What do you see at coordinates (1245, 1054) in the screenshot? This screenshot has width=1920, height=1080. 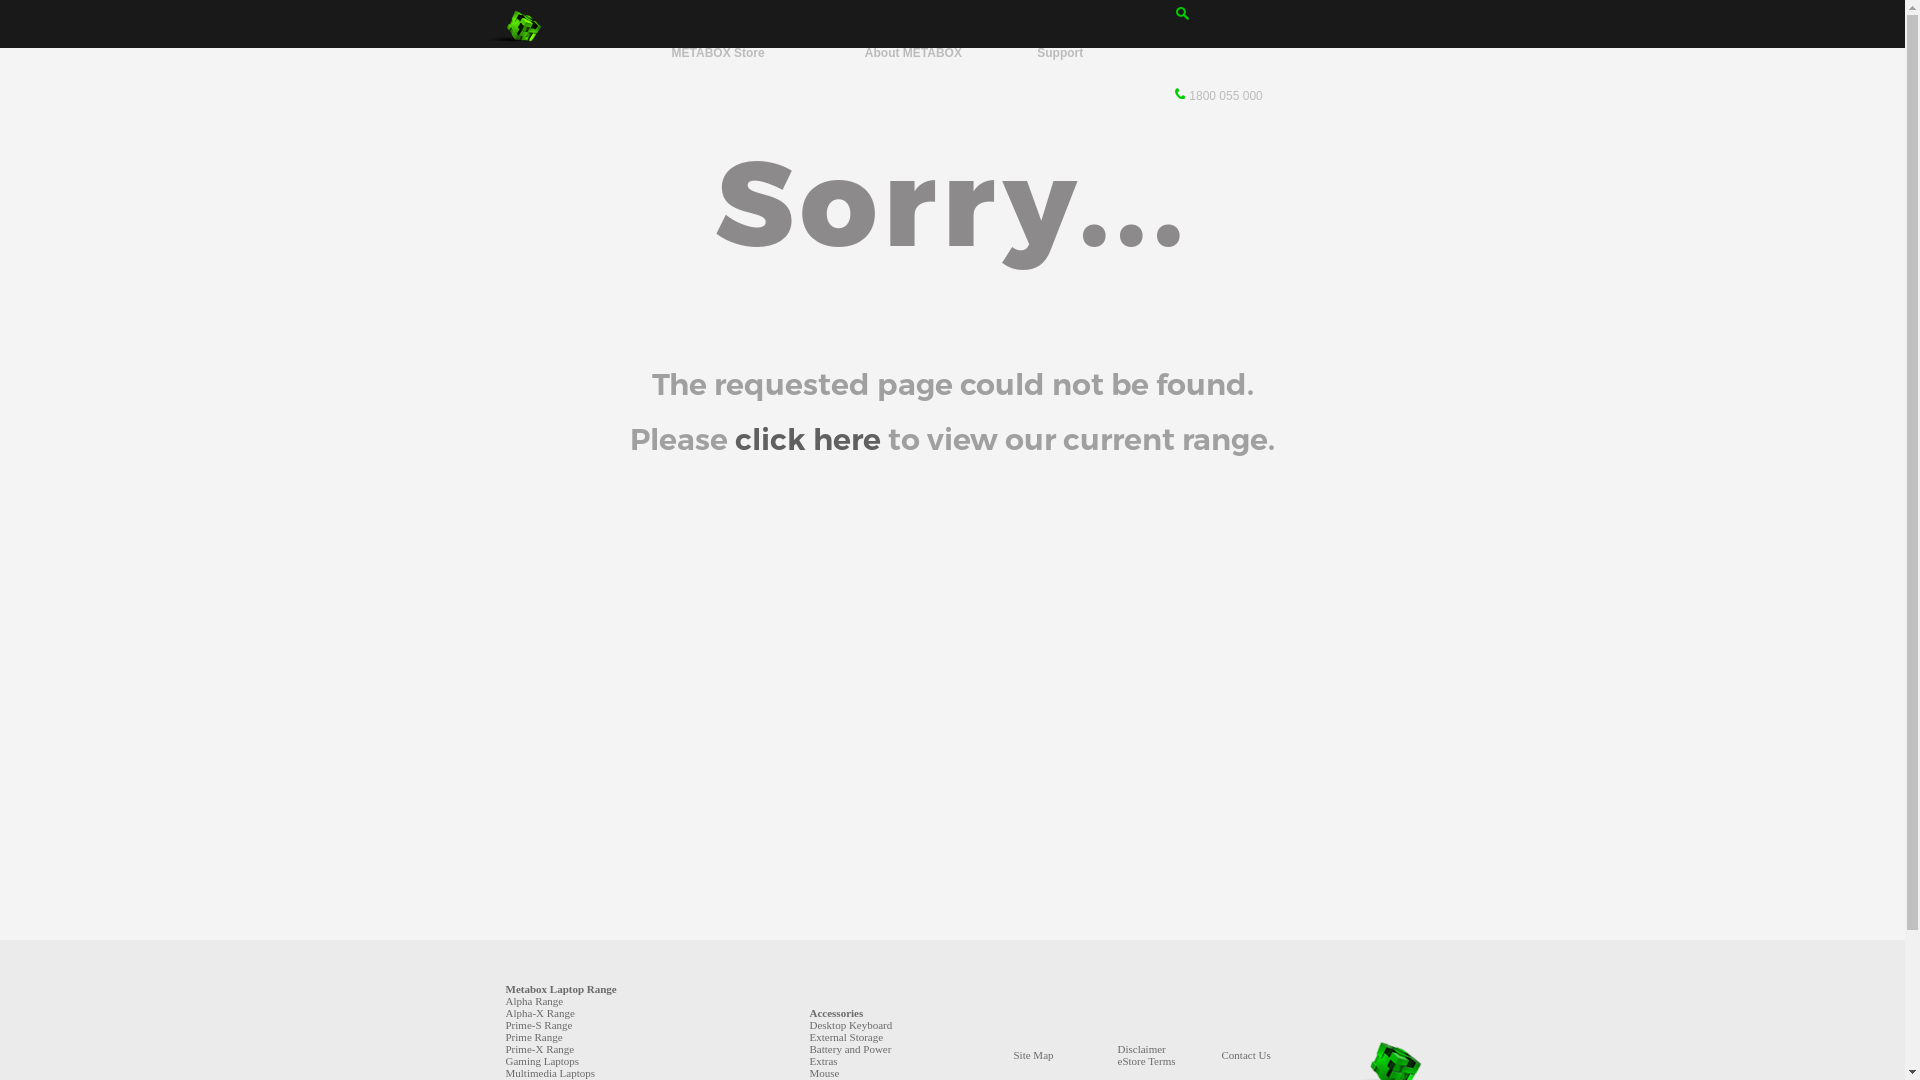 I see `'Contact Us'` at bounding box center [1245, 1054].